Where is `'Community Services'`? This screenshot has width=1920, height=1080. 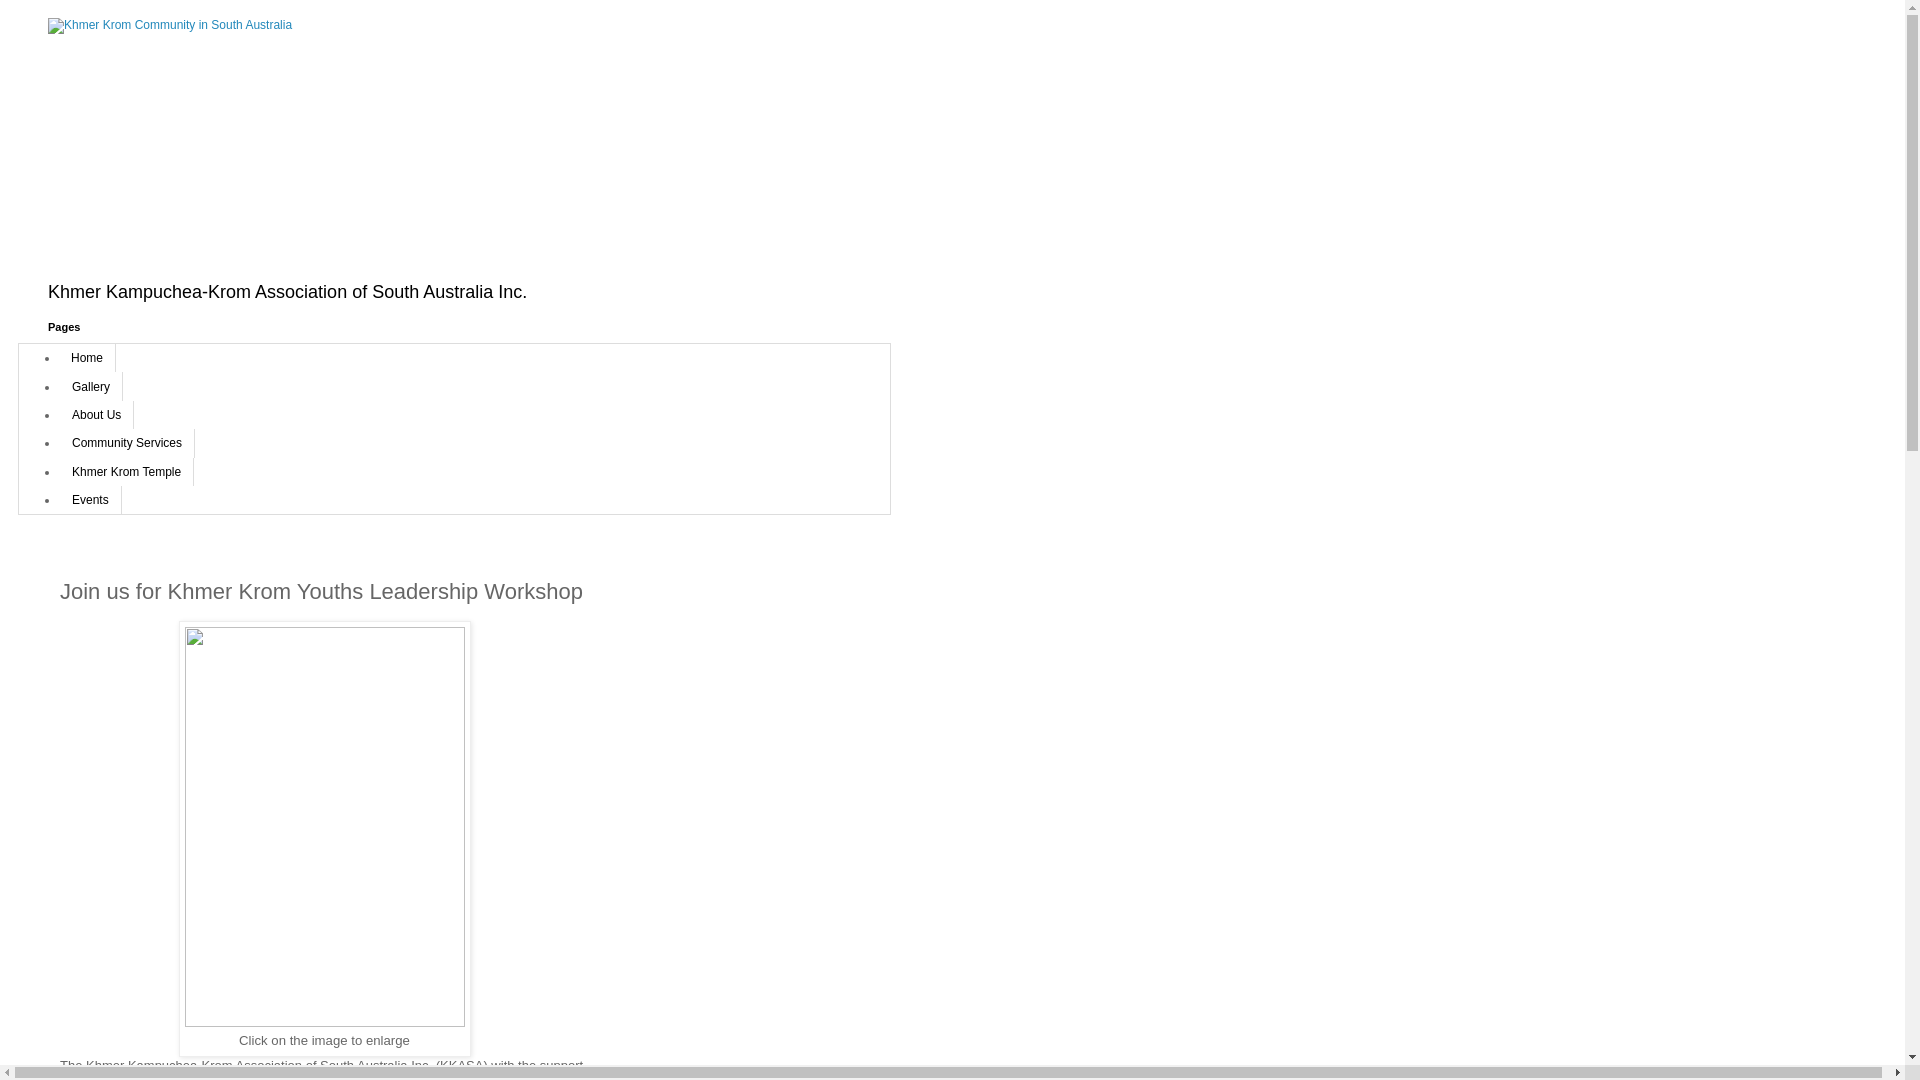 'Community Services' is located at coordinates (125, 442).